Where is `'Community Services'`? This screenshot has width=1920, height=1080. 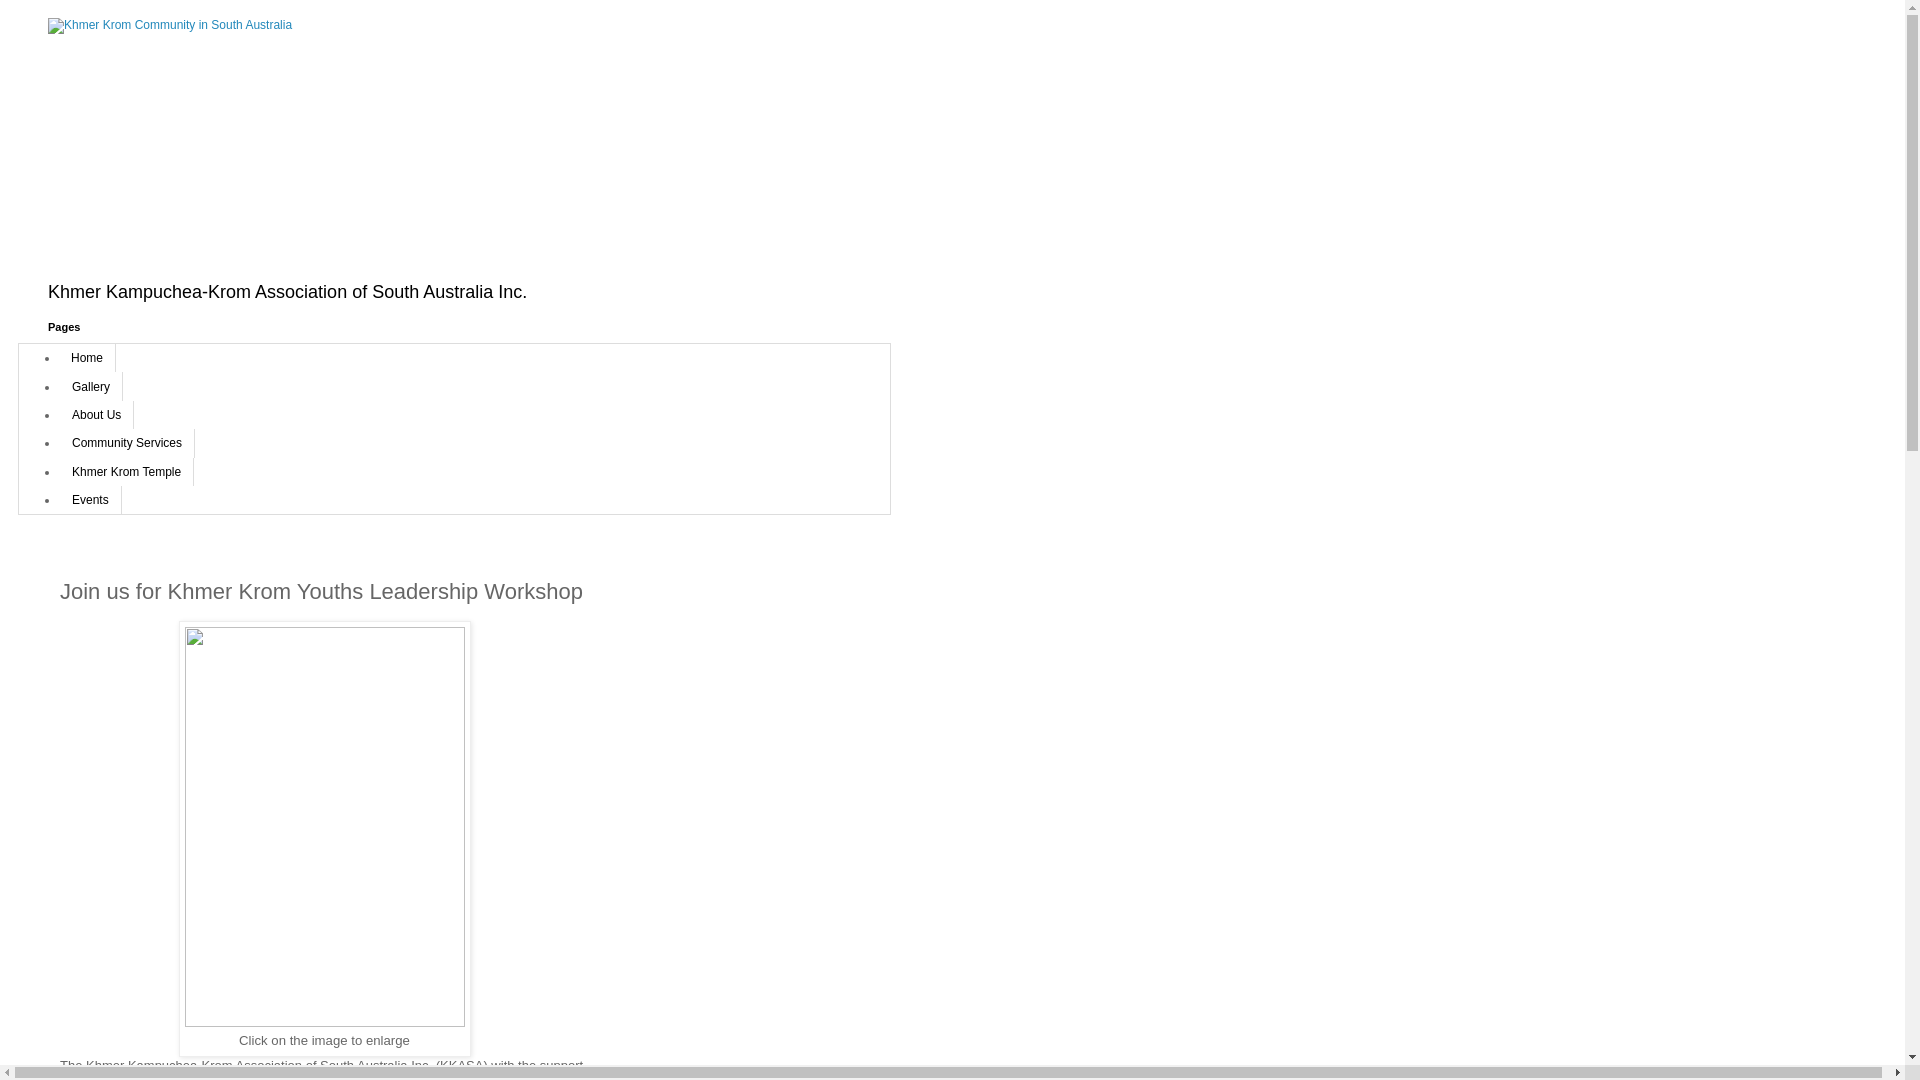 'Community Services' is located at coordinates (125, 442).